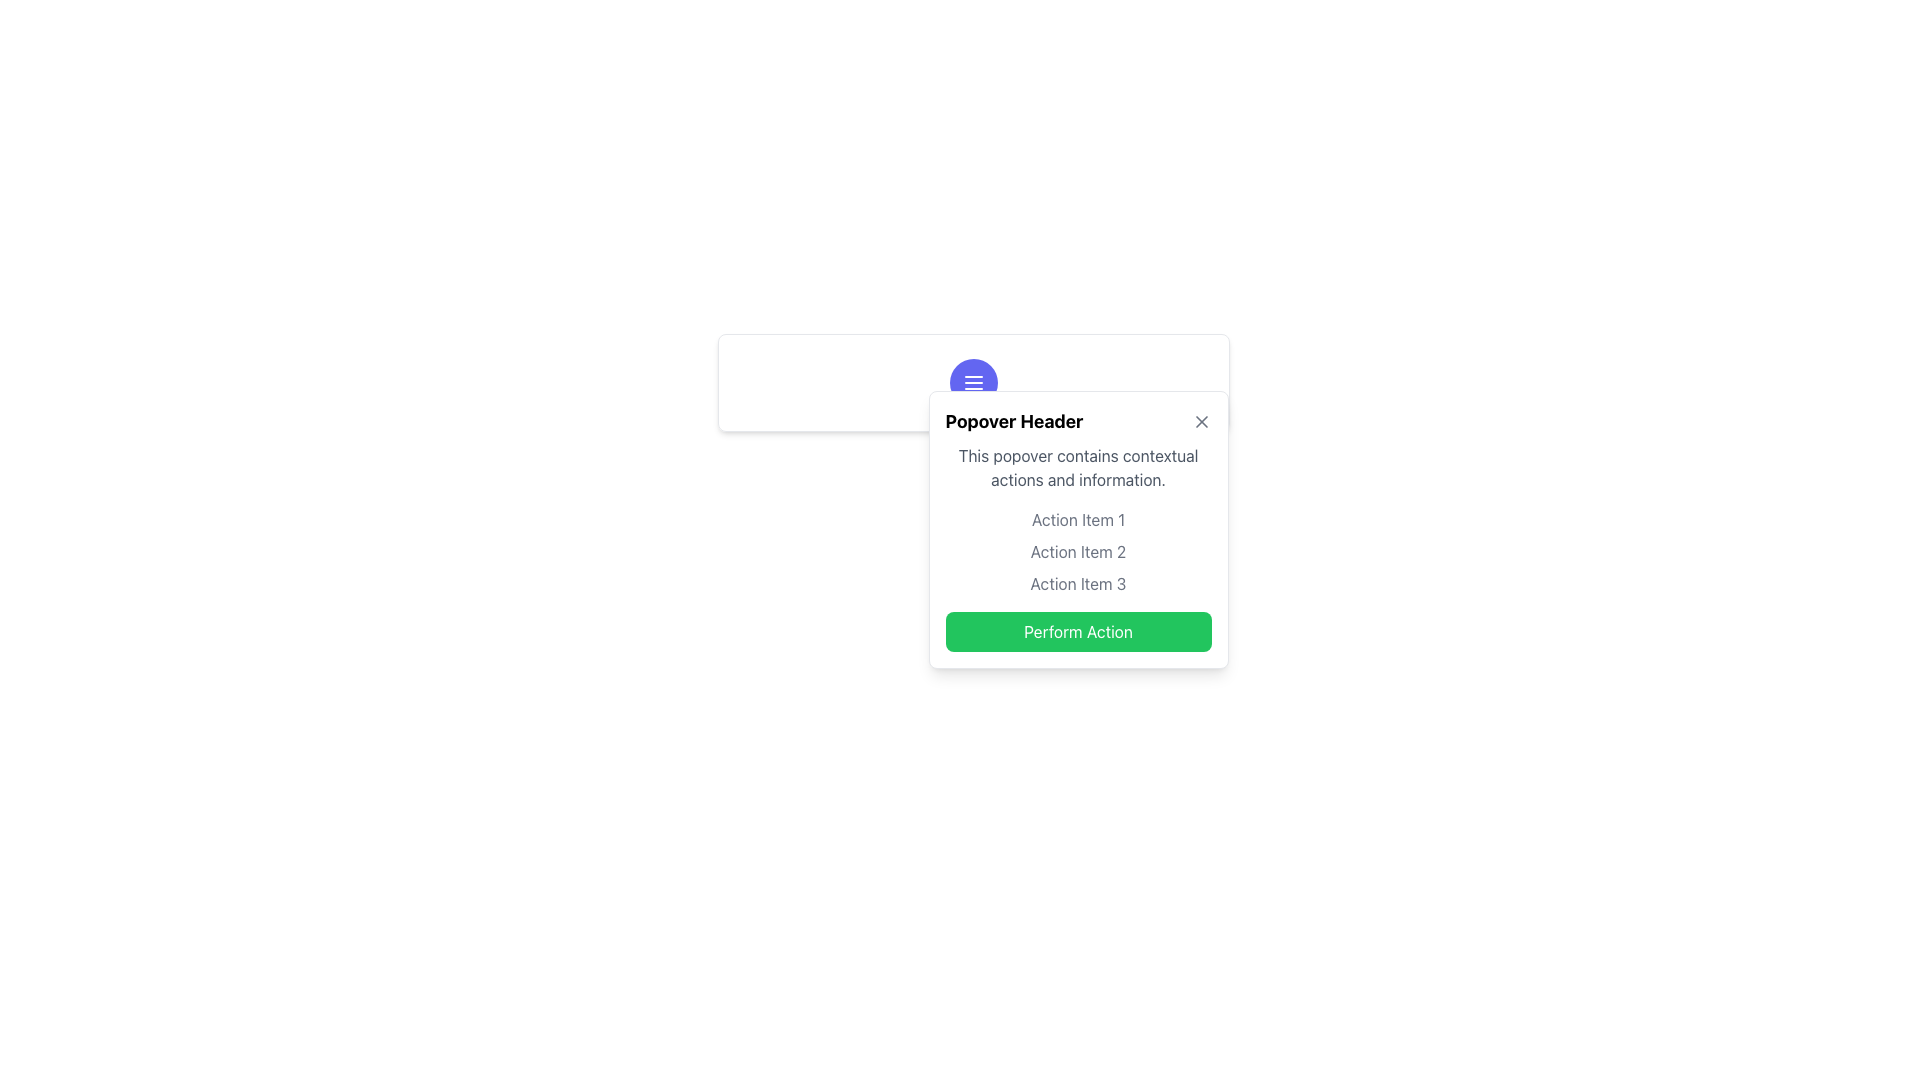 Image resolution: width=1920 pixels, height=1080 pixels. Describe the element at coordinates (1077, 551) in the screenshot. I see `the list of clickable text items located below the 'Popover Header' and above the 'Perform Action' button` at that location.